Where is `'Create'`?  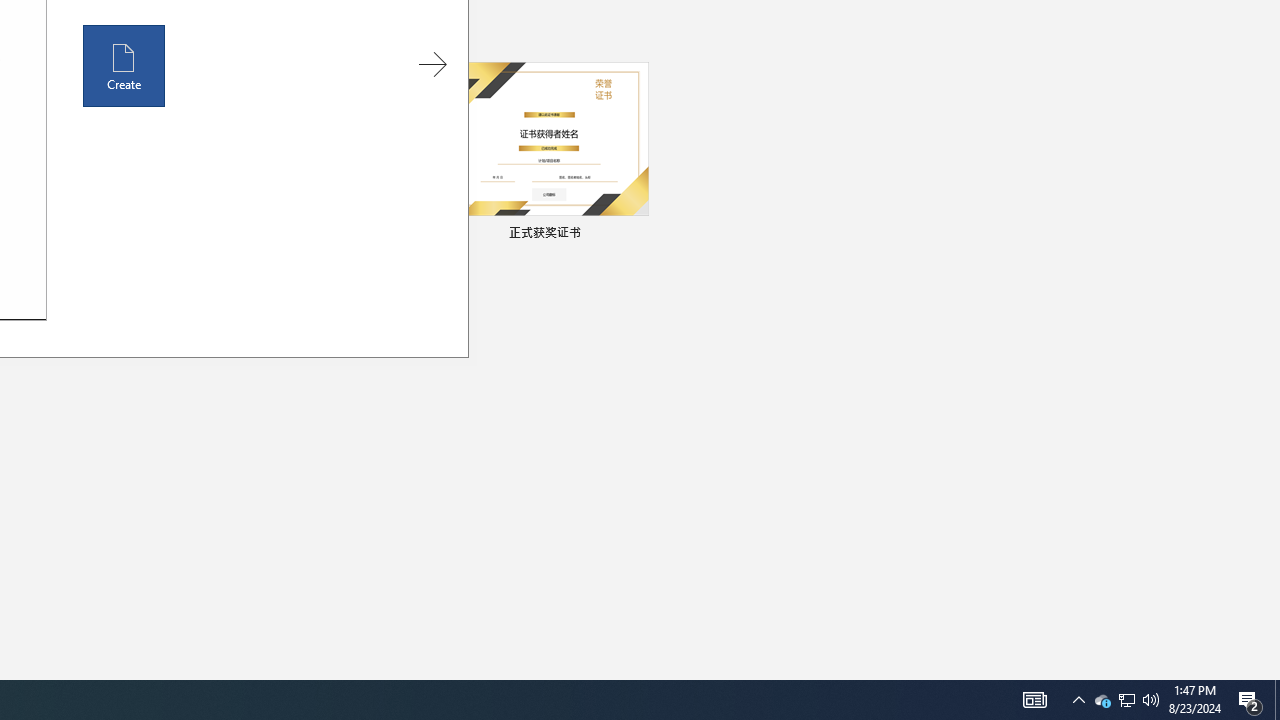
'Create' is located at coordinates (123, 65).